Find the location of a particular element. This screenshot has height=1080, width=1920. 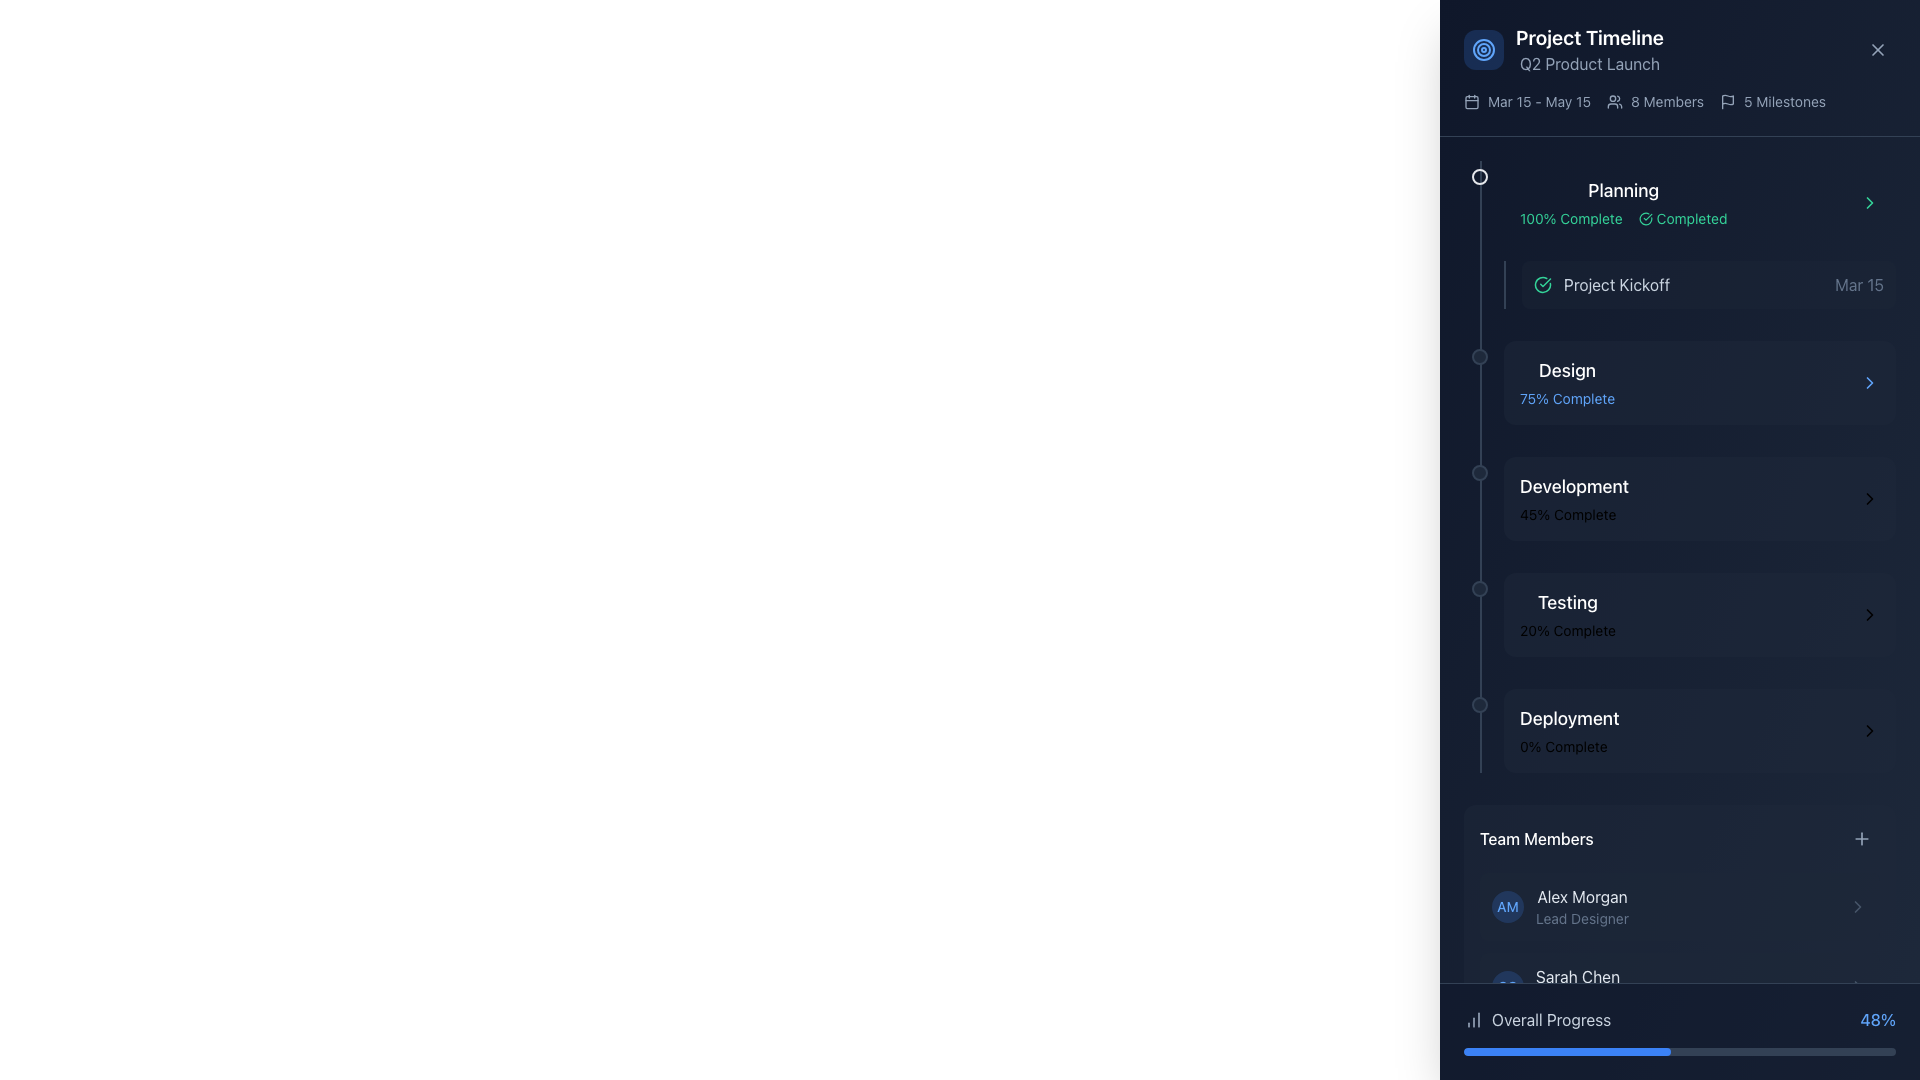

the Plain text label displaying the project timeline date range, which is located in the upper section of the interface, aligned horizontally with a calendar icon to its left is located at coordinates (1538, 101).